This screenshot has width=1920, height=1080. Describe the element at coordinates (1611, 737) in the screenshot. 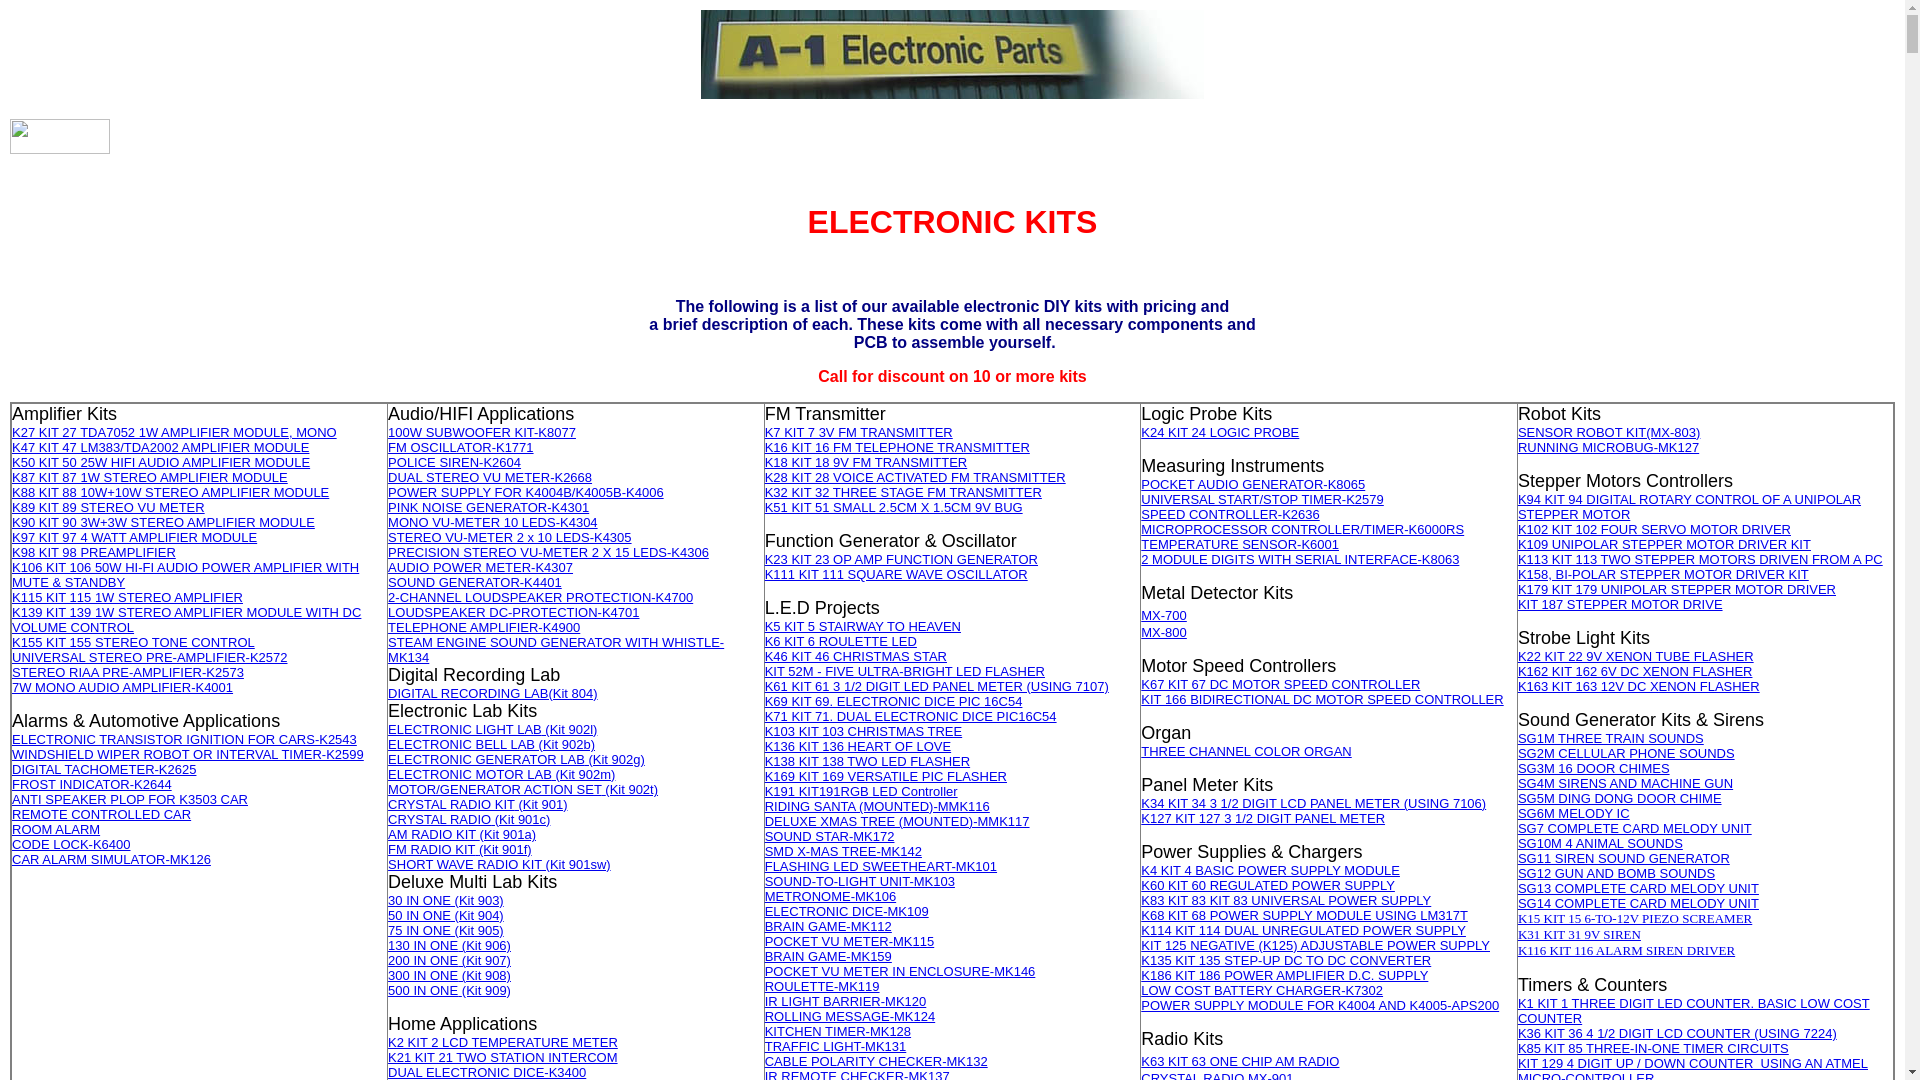

I see `'SG1M THREE TRAIN SOUNDS'` at that location.